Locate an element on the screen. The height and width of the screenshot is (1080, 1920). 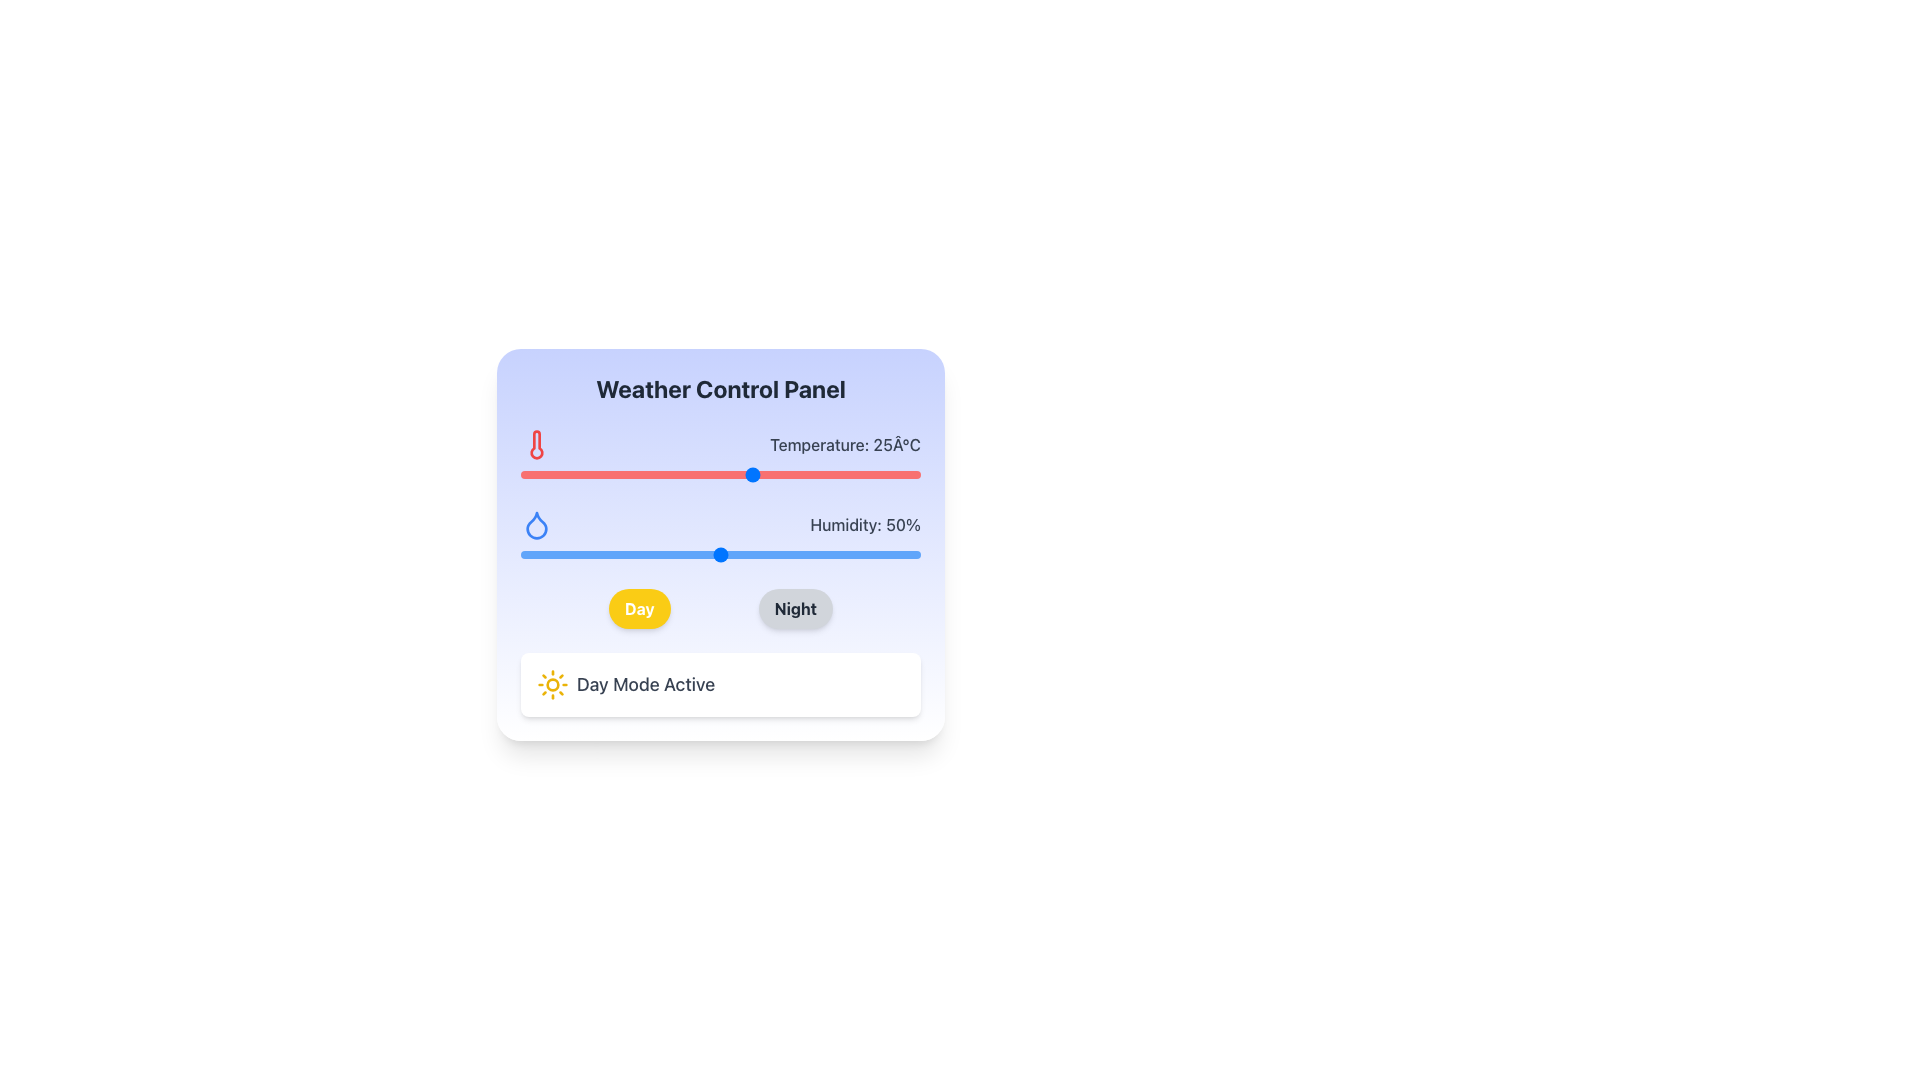
humidity is located at coordinates (805, 555).